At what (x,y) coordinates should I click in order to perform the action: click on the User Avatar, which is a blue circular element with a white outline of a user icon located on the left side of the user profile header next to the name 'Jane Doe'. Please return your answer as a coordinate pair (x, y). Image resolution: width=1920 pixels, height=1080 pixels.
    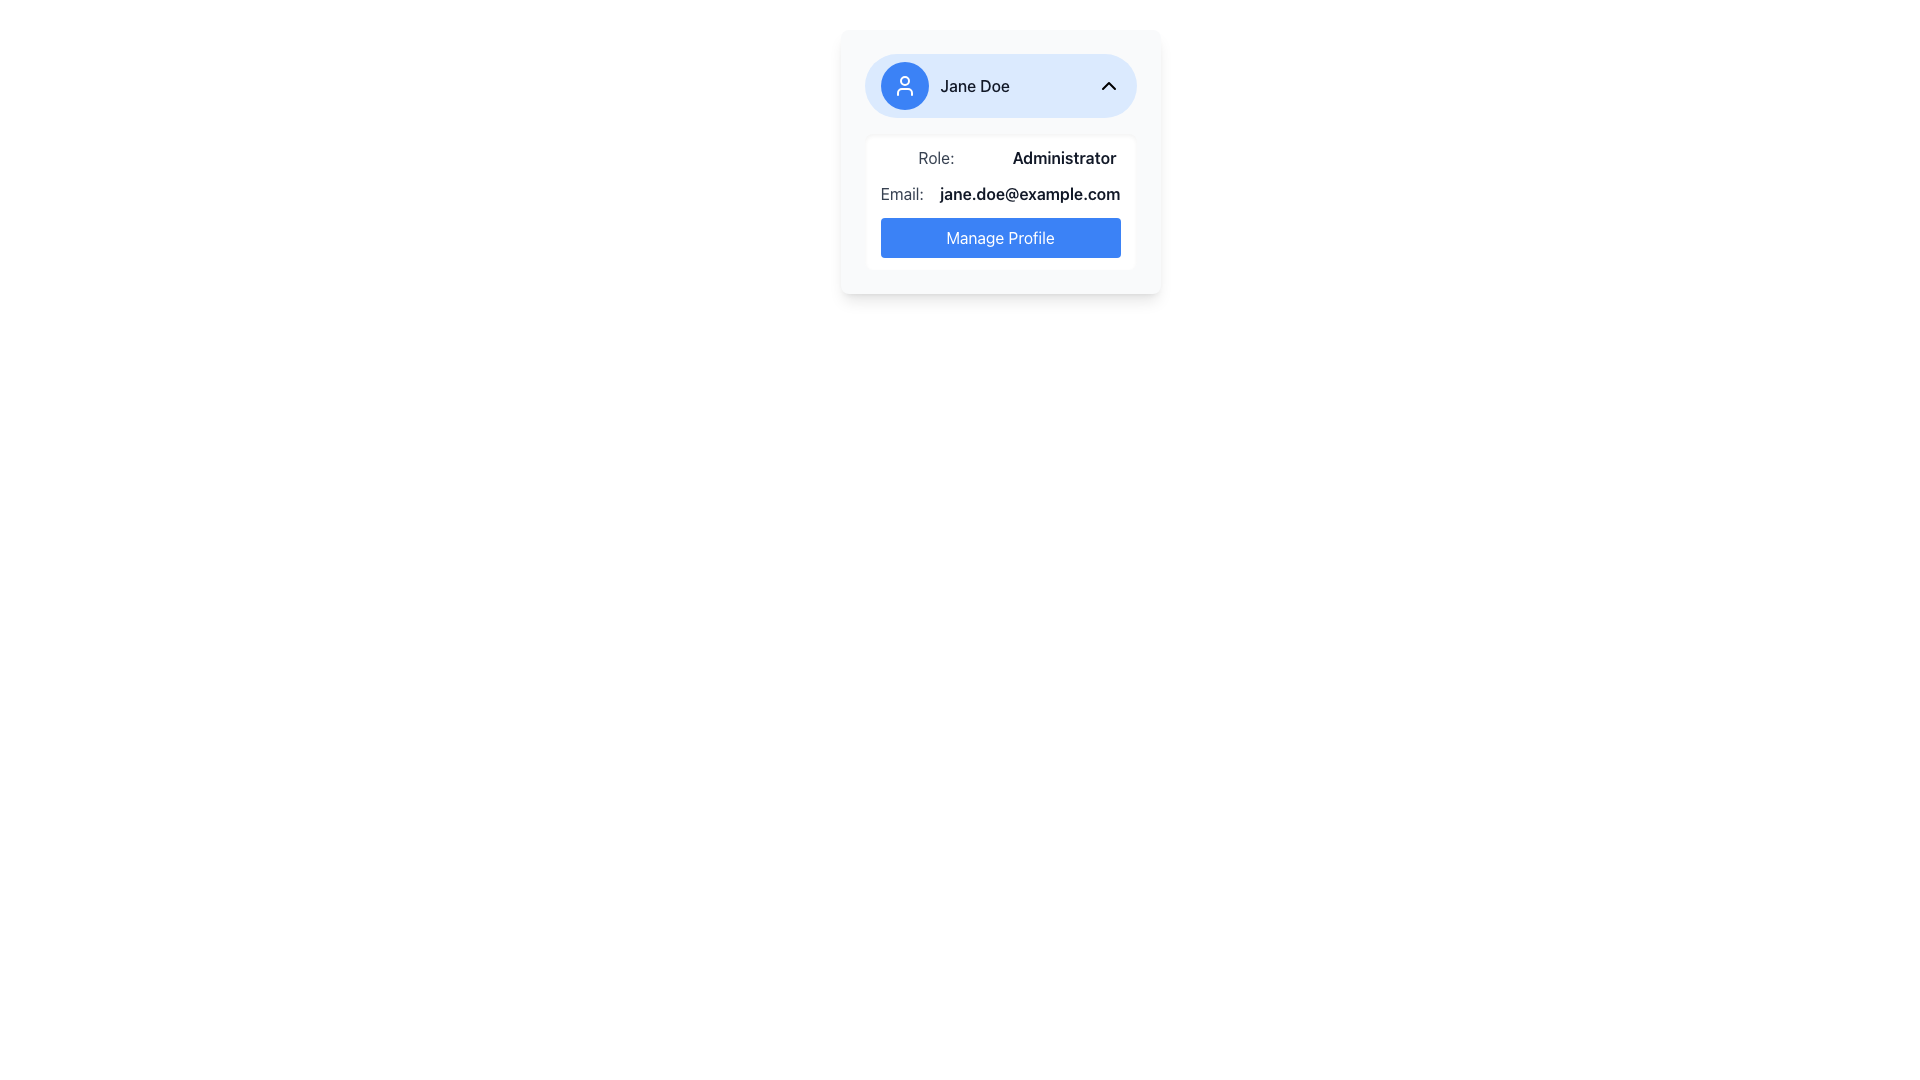
    Looking at the image, I should click on (903, 84).